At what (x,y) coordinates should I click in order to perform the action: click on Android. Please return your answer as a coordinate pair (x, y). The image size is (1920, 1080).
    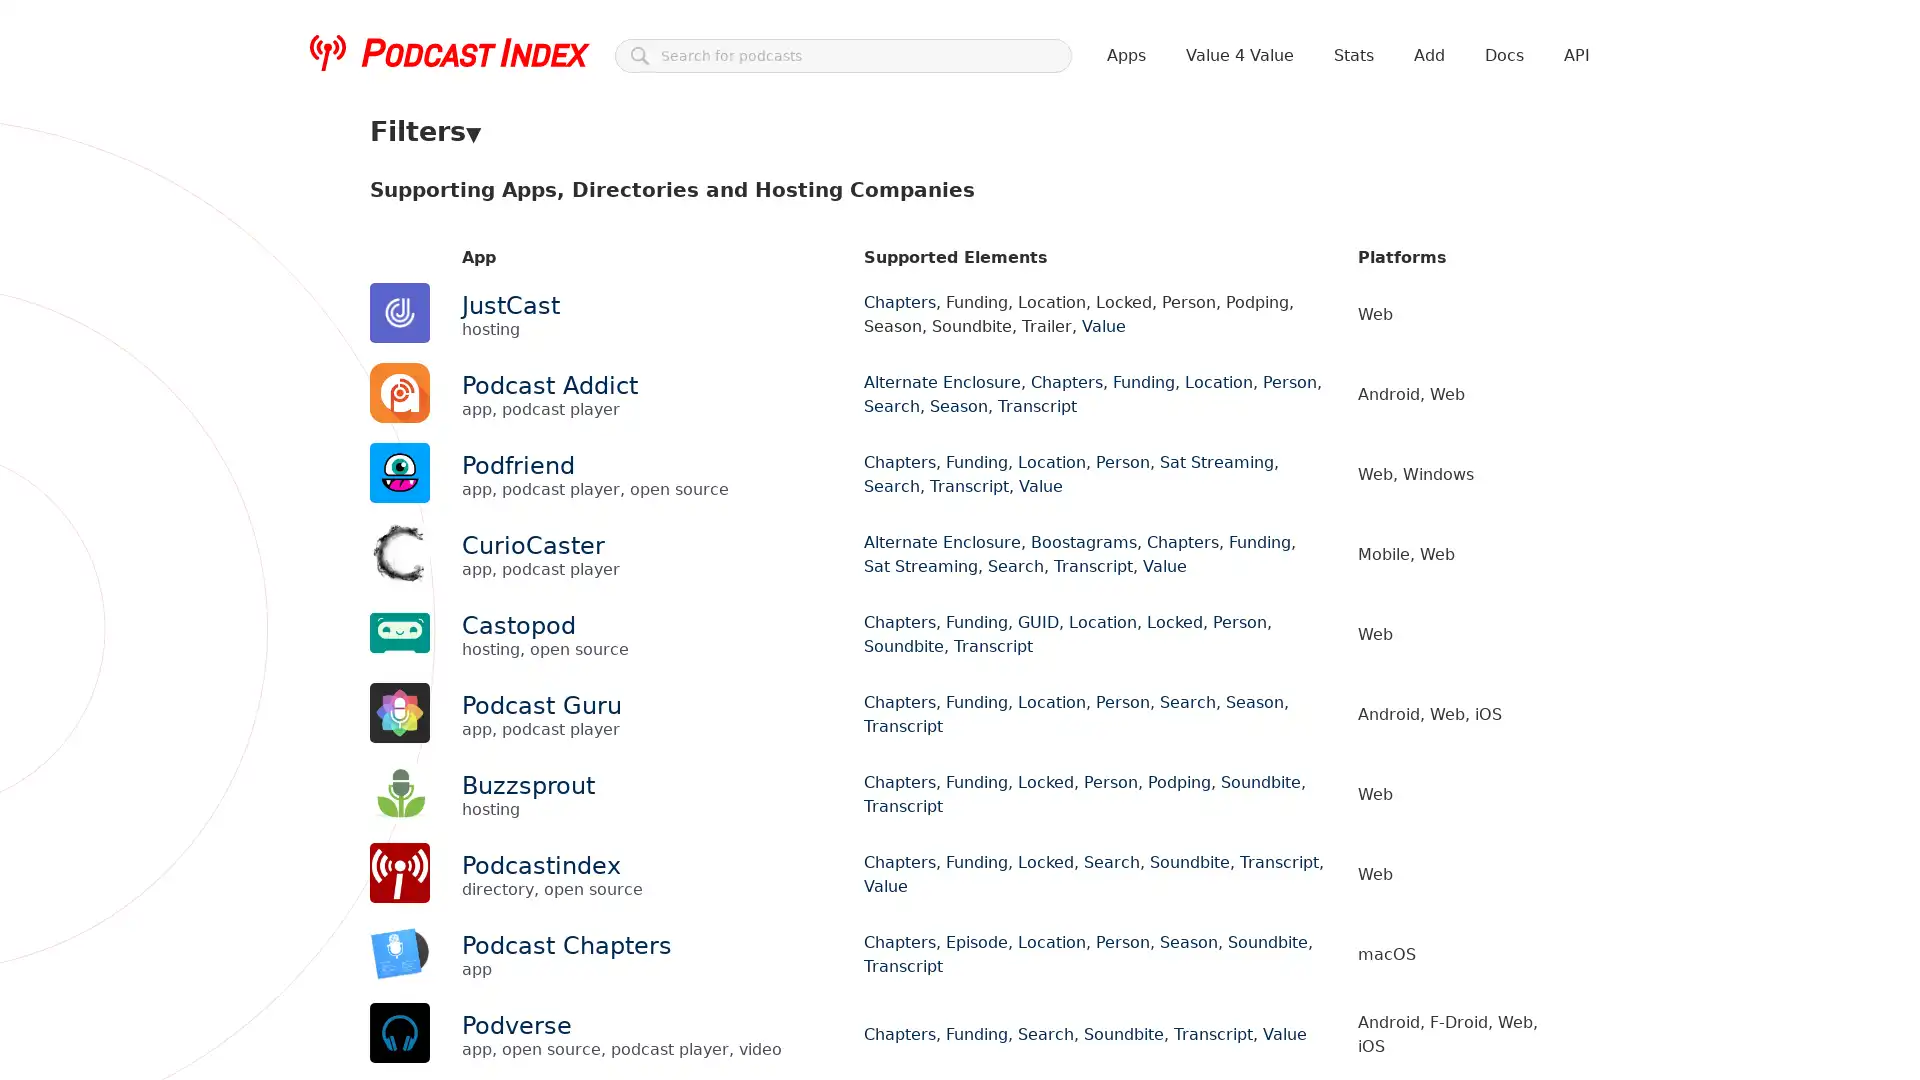
    Looking at the image, I should click on (557, 410).